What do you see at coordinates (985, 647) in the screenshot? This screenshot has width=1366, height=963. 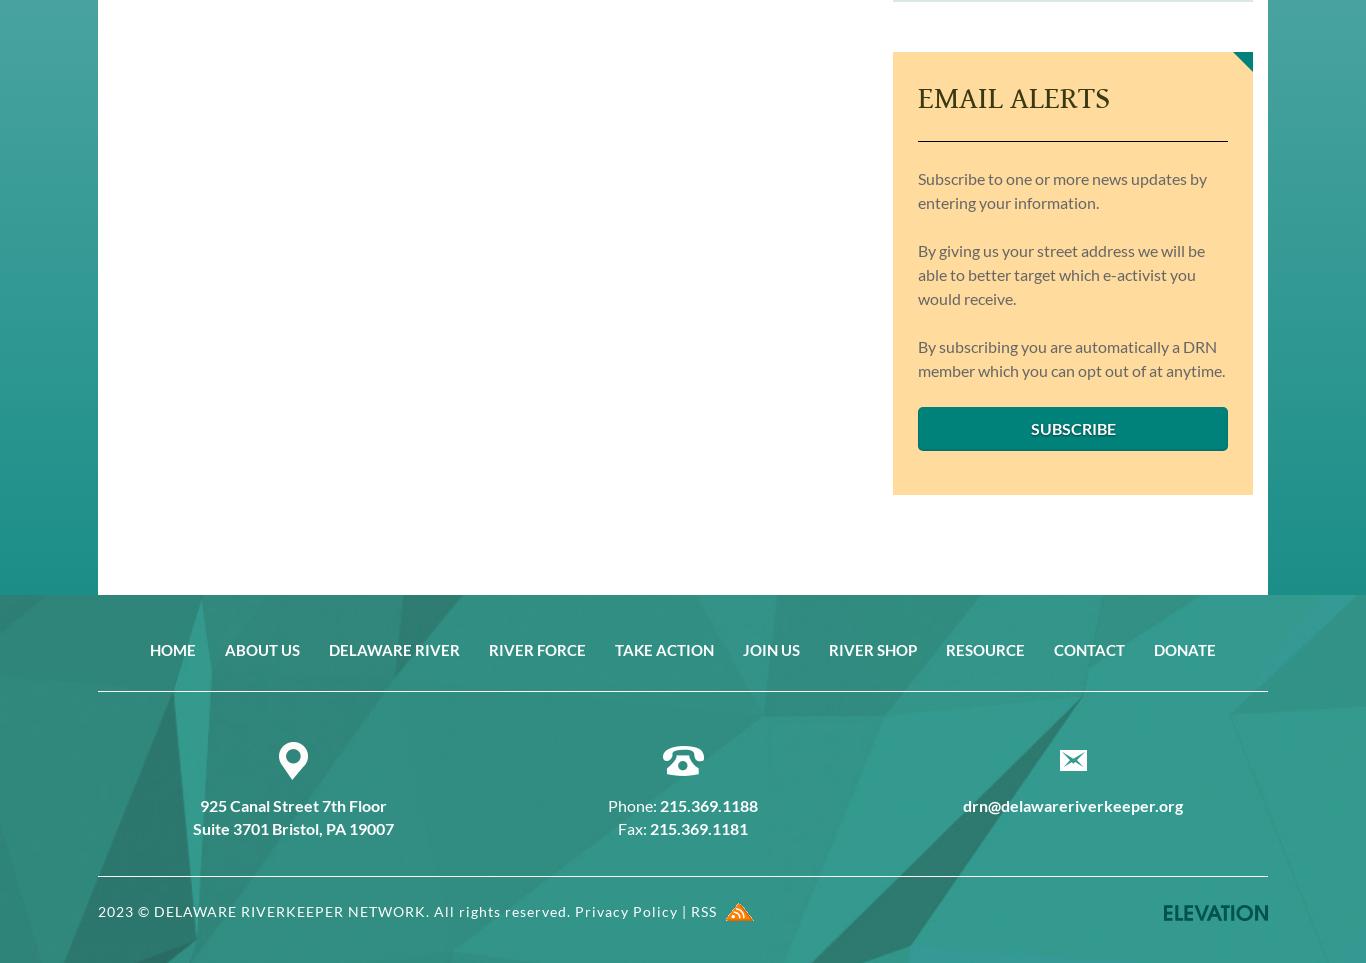 I see `'Resource'` at bounding box center [985, 647].